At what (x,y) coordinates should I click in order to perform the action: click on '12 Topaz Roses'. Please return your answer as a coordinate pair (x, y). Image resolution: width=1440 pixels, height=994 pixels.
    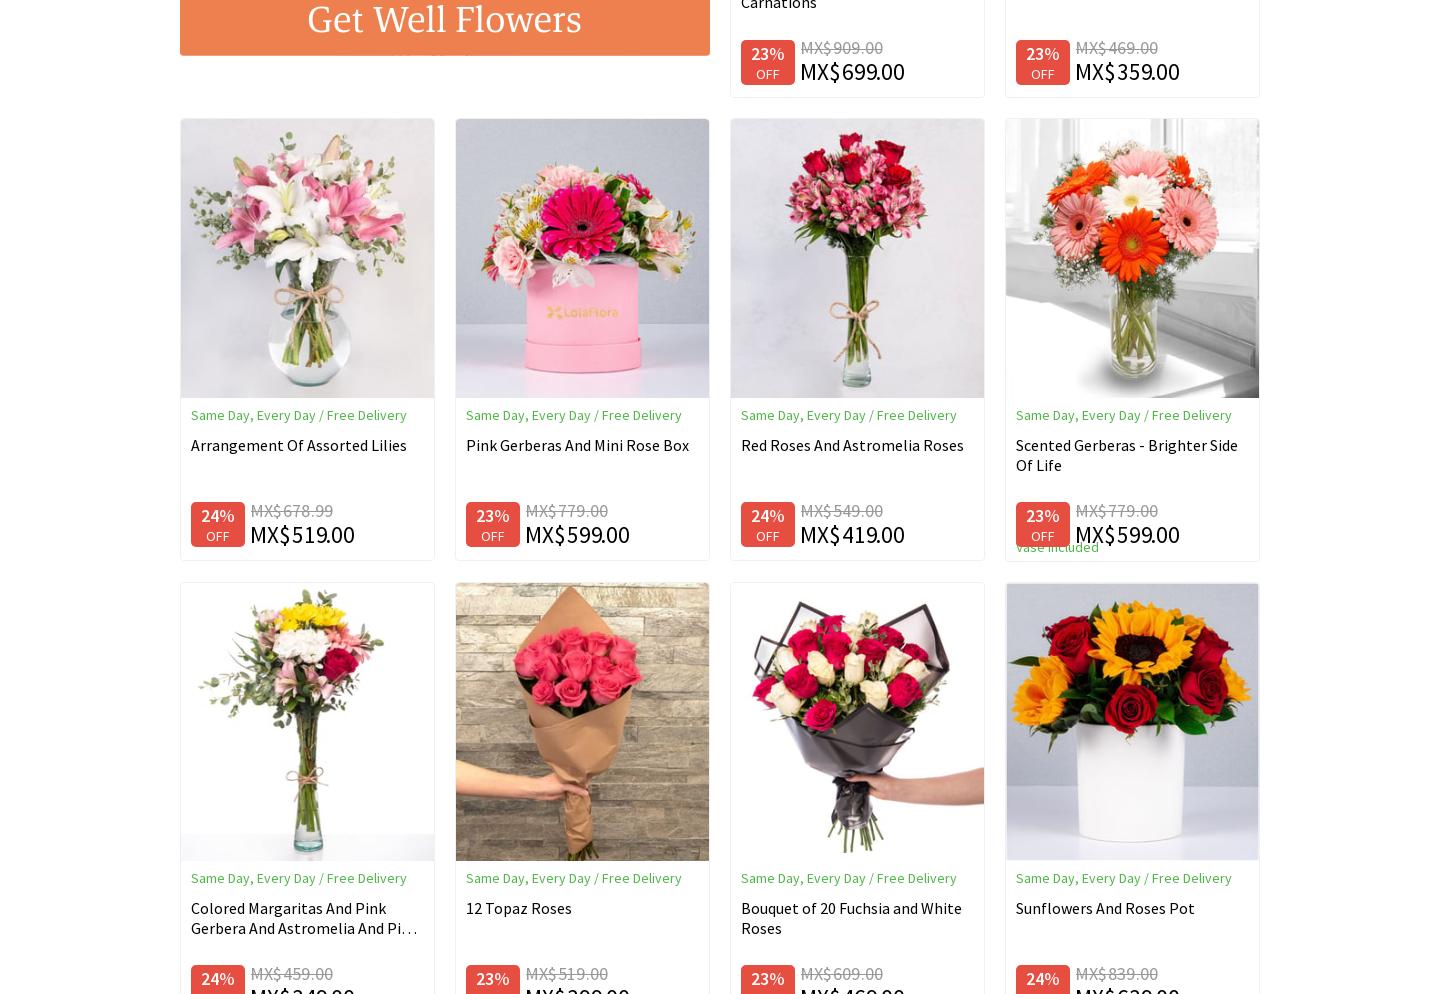
    Looking at the image, I should click on (517, 906).